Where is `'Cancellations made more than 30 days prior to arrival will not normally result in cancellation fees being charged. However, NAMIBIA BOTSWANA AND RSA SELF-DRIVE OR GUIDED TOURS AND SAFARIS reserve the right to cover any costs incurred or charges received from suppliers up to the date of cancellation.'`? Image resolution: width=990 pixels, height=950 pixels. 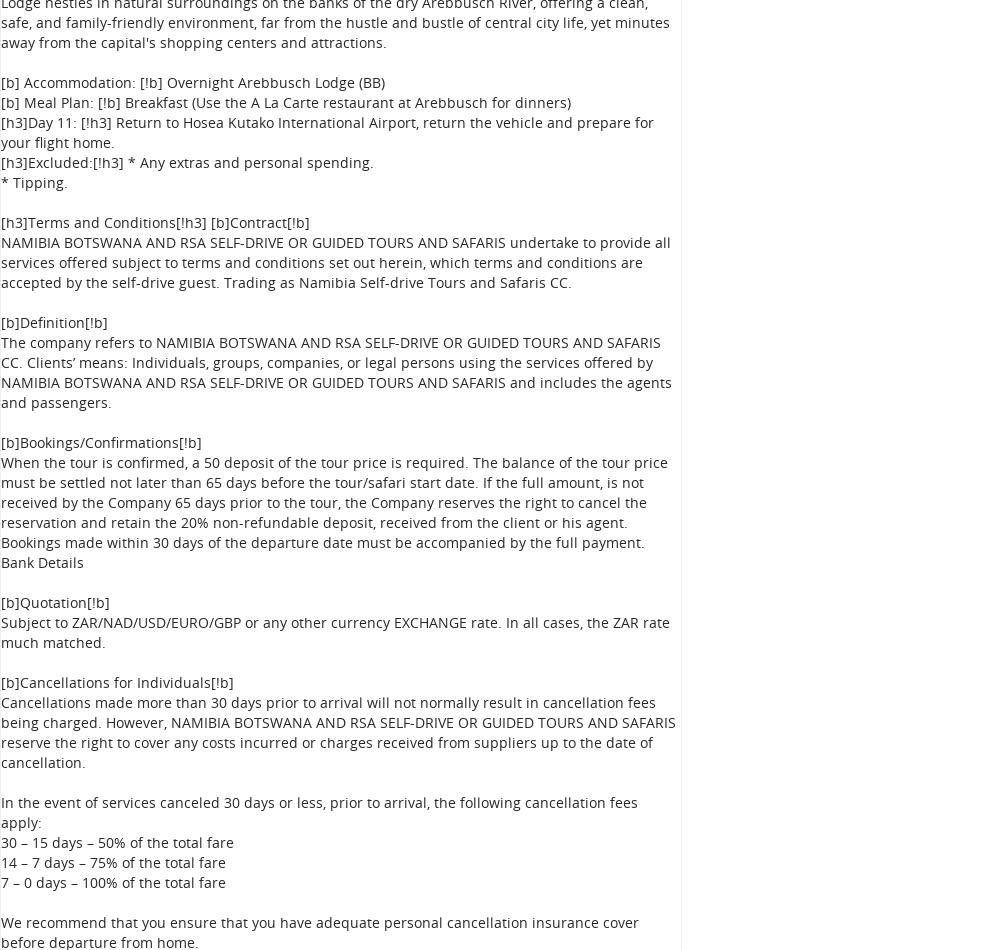 'Cancellations made more than 30 days prior to arrival will not normally result in cancellation fees being charged. However, NAMIBIA BOTSWANA AND RSA SELF-DRIVE OR GUIDED TOURS AND SAFARIS reserve the right to cover any costs incurred or charges received from suppliers up to the date of cancellation.' is located at coordinates (0, 731).